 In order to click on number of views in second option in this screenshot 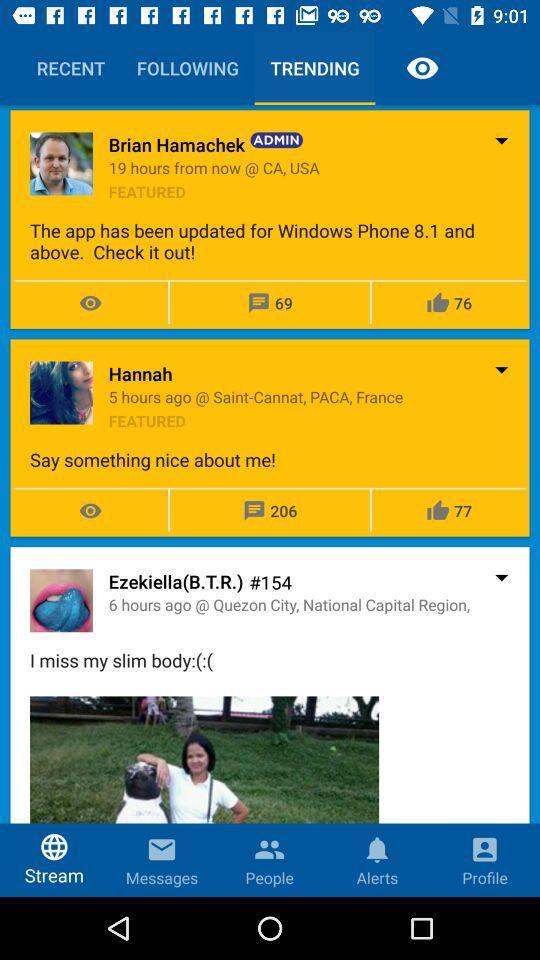, I will do `click(89, 510)`.